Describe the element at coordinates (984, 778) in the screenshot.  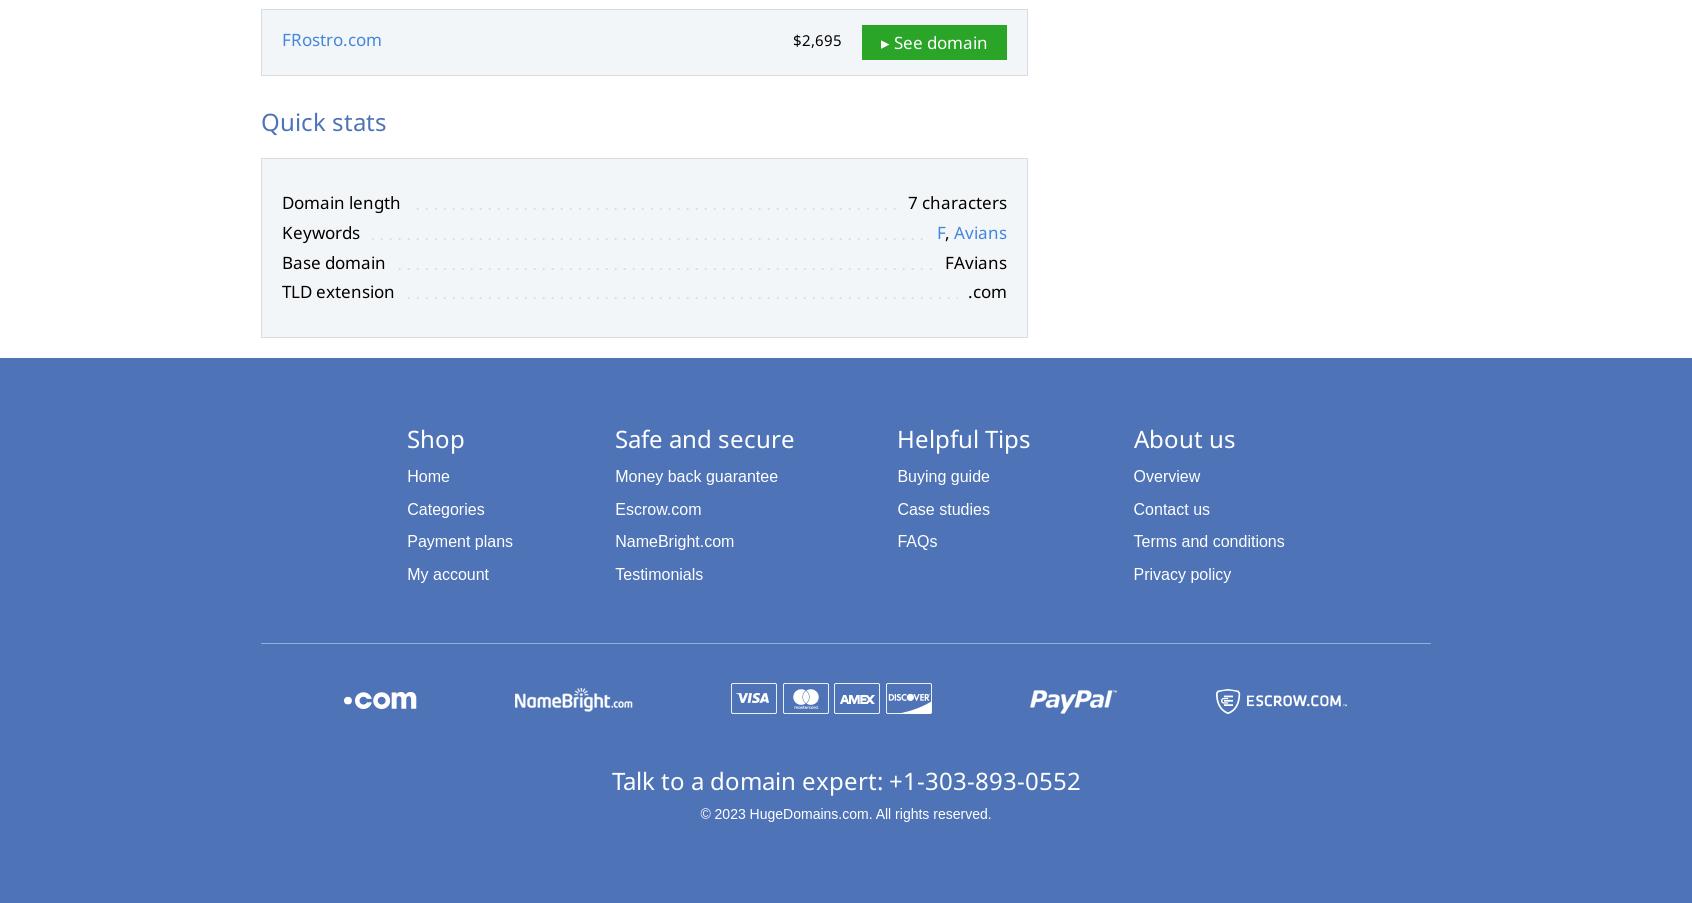
I see `'+1-303-893-0552'` at that location.